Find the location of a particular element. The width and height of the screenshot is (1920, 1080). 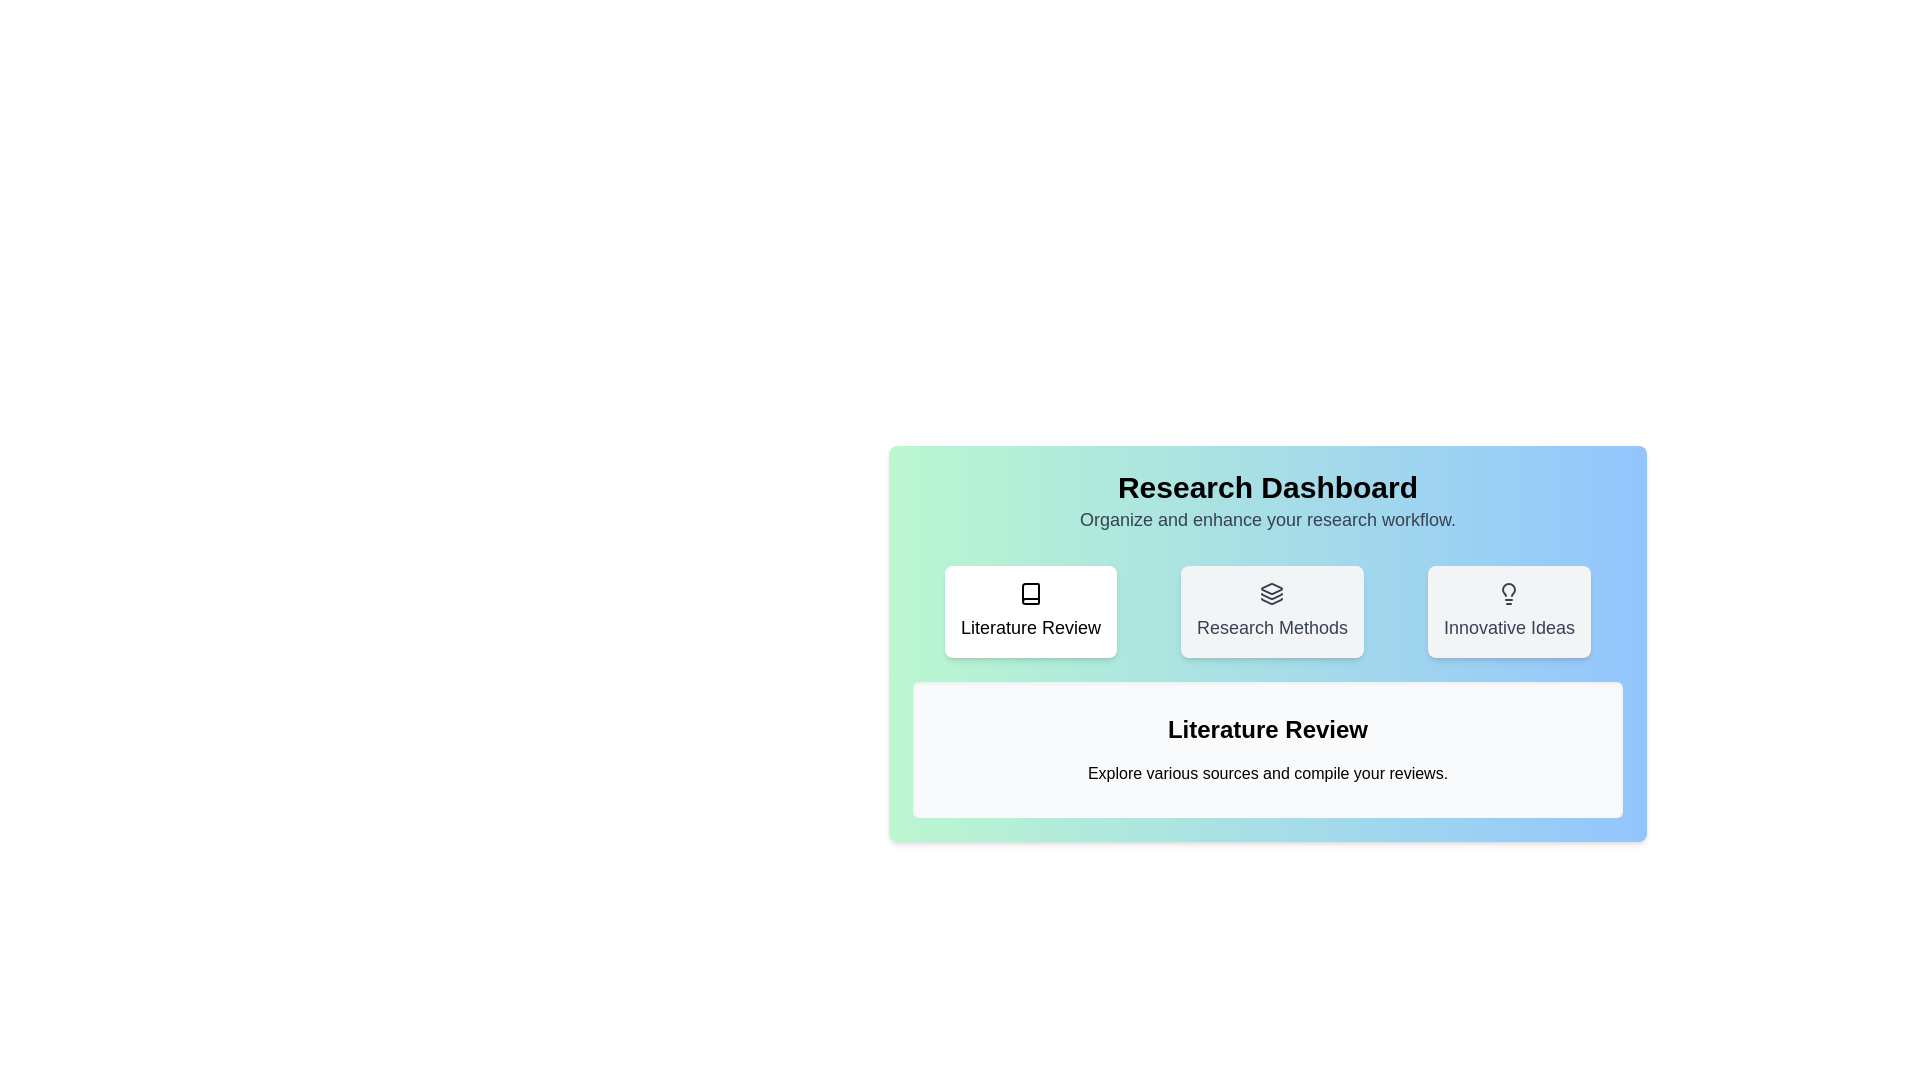

the 'Literature Review' button is located at coordinates (1031, 611).